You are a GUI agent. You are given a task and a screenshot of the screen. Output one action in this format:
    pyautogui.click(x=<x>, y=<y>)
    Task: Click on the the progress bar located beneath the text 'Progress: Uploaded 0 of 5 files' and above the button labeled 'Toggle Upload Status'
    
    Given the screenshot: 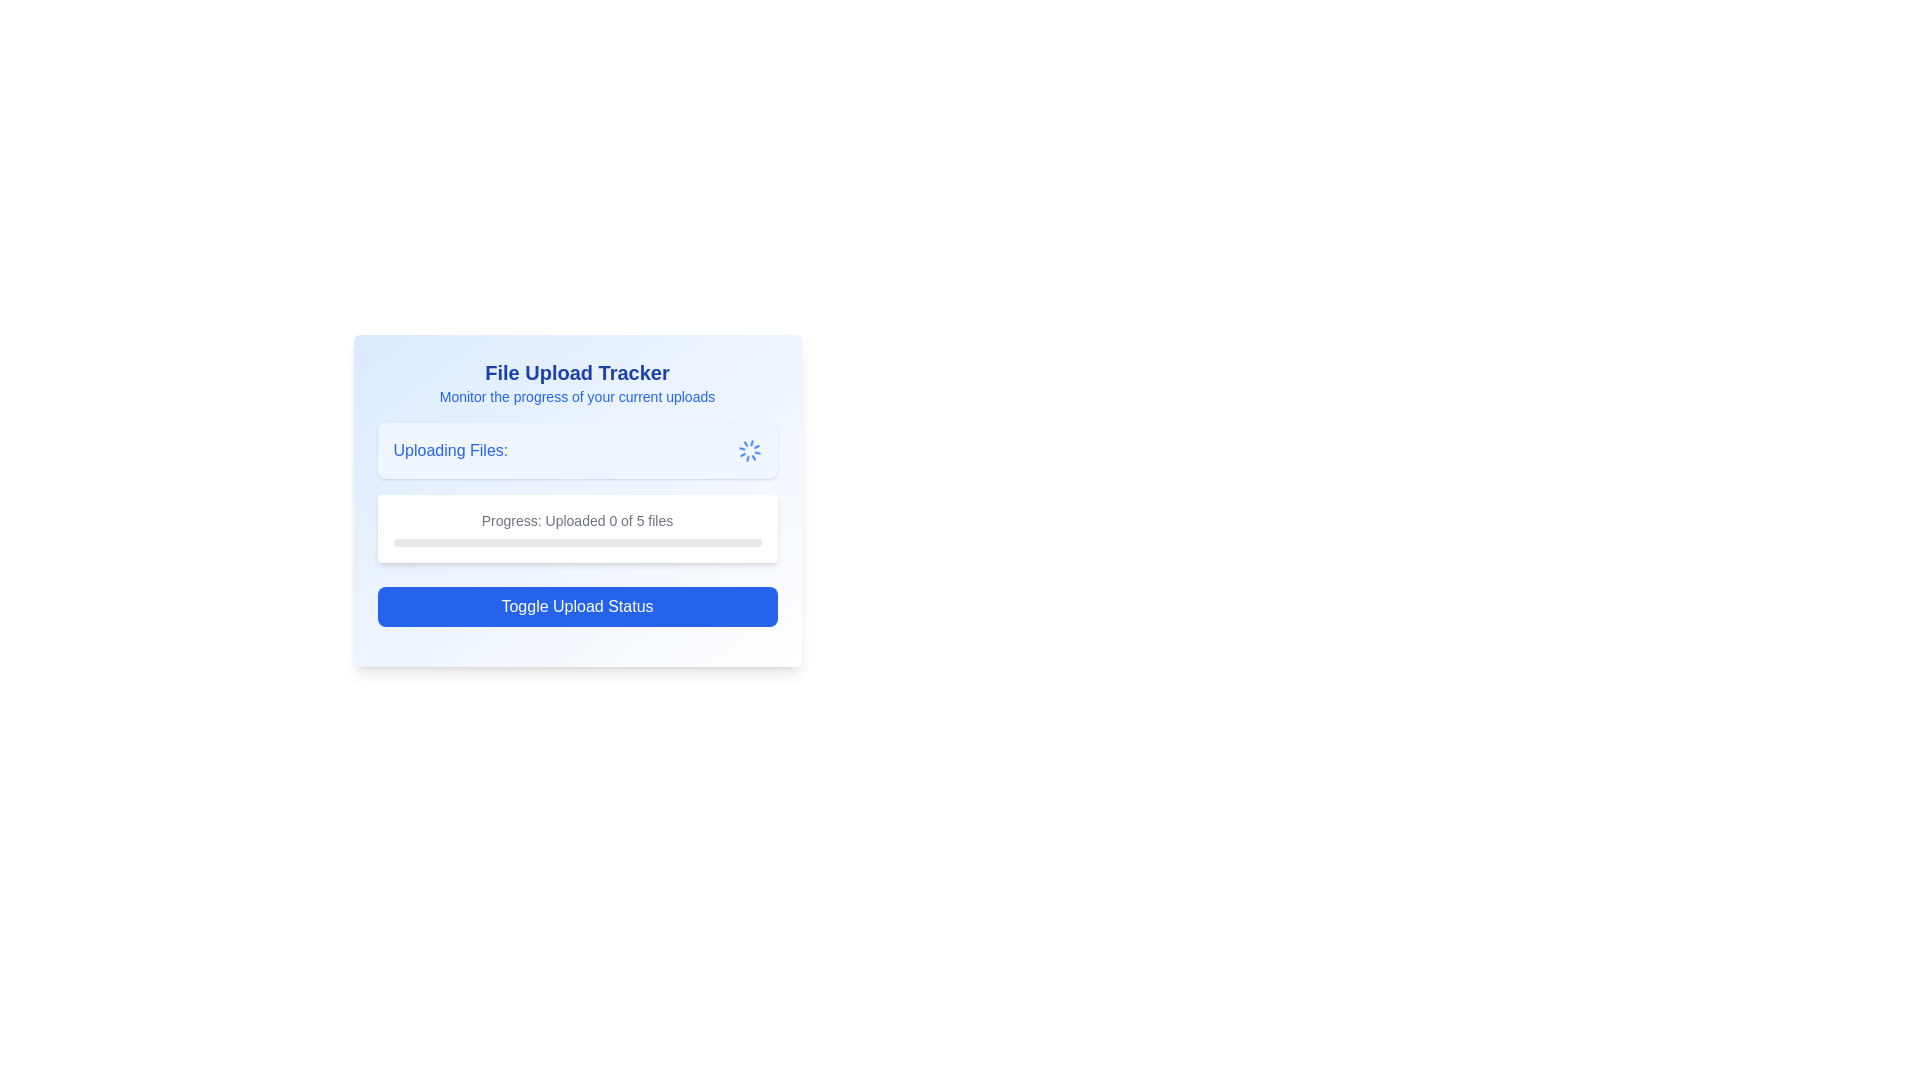 What is the action you would take?
    pyautogui.click(x=576, y=543)
    